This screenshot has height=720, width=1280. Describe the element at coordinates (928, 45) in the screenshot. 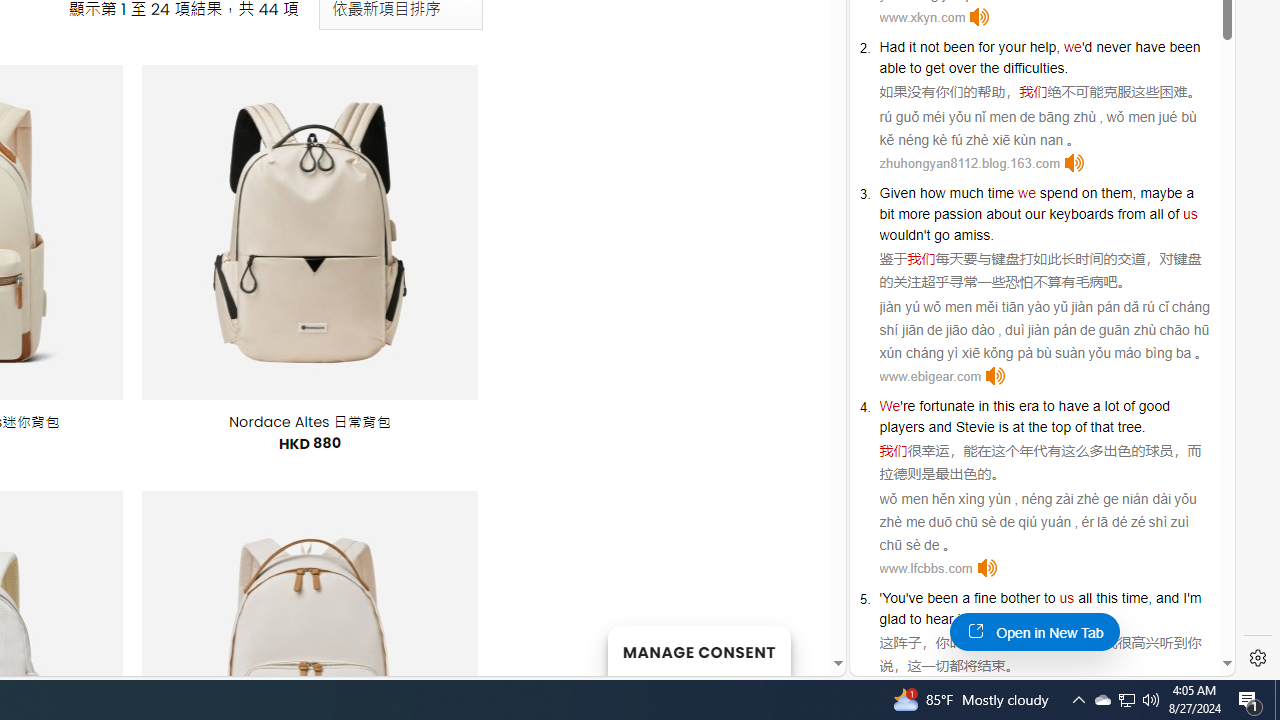

I see `'not'` at that location.